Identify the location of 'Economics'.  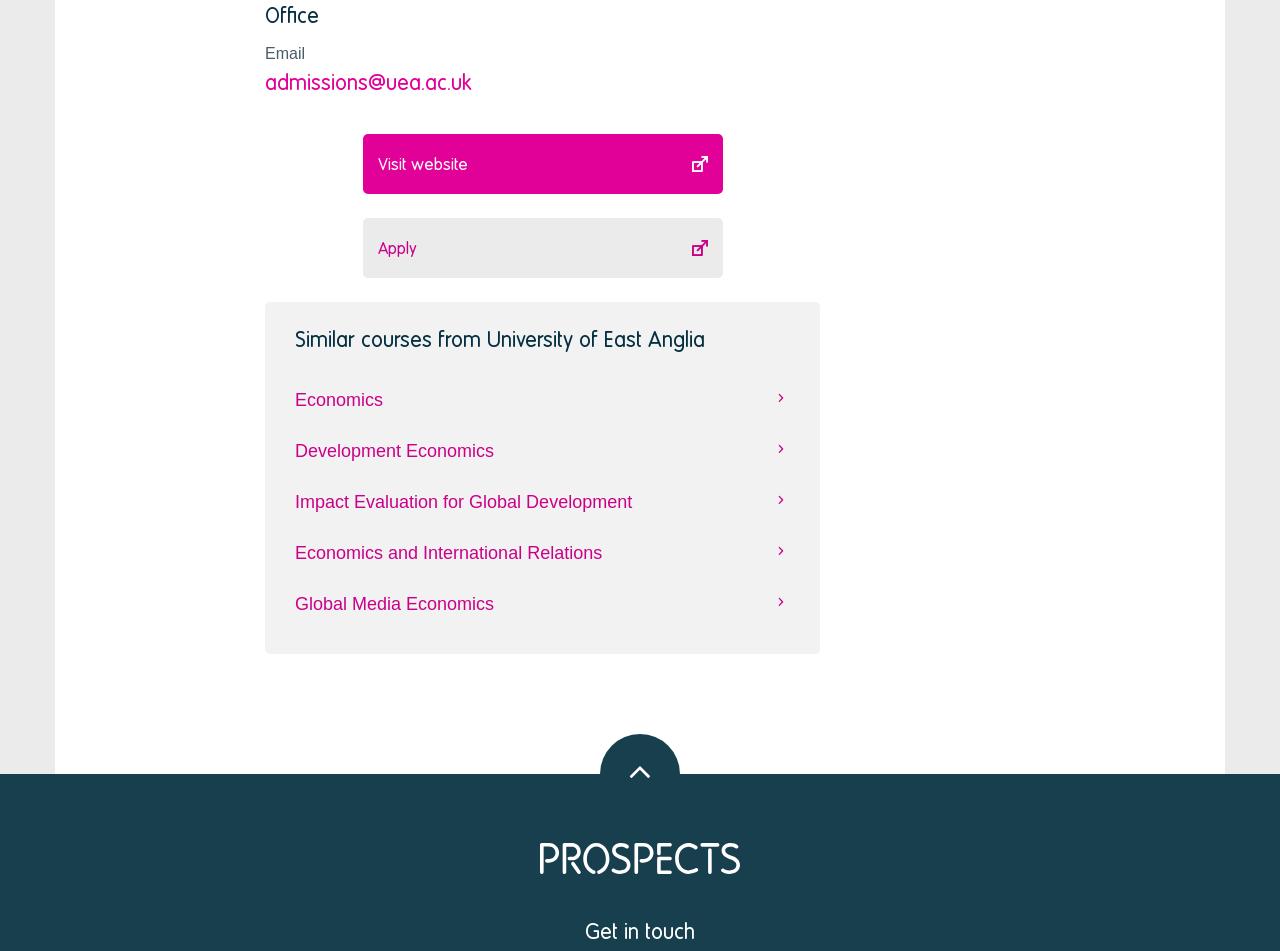
(338, 399).